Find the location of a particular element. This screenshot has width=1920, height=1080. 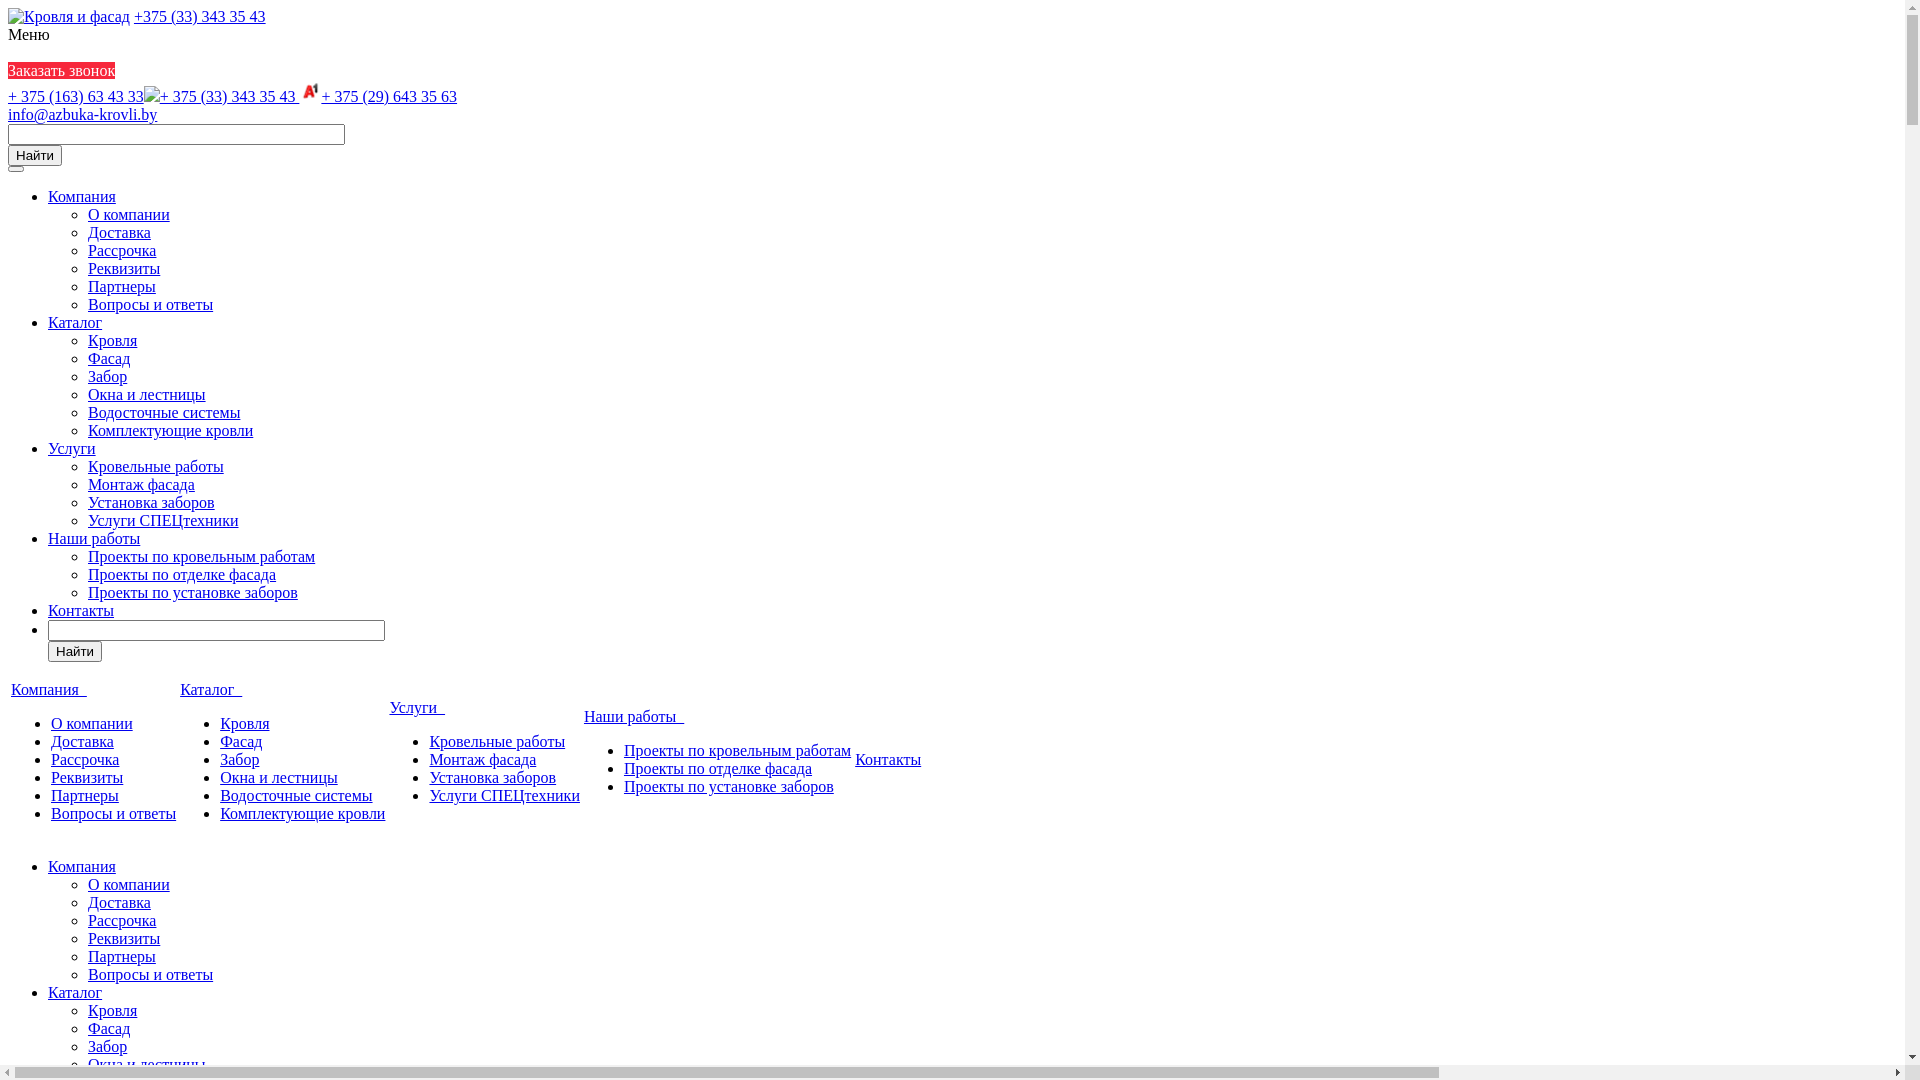

'info@azbuka-krovli.by' is located at coordinates (81, 114).